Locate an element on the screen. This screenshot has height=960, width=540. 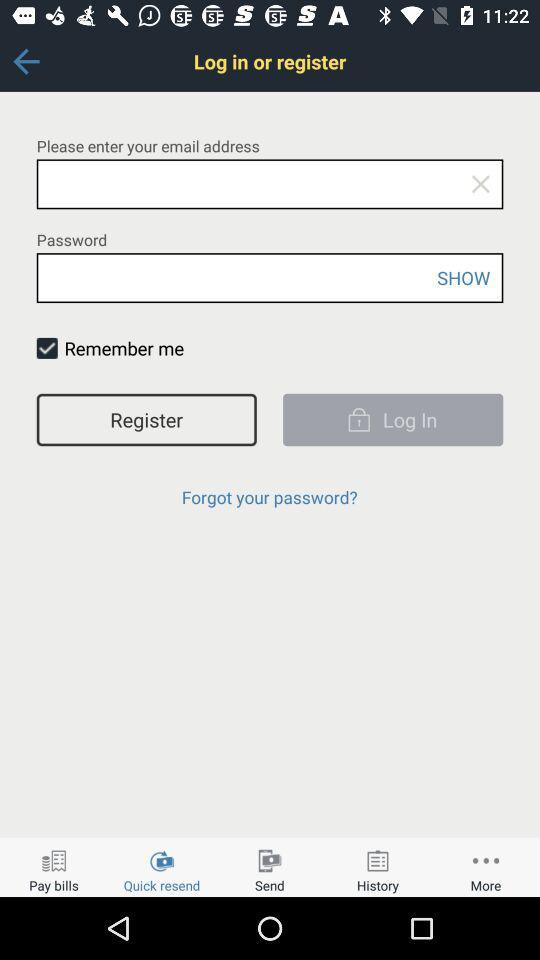
the item next to the remember me icon is located at coordinates (47, 348).